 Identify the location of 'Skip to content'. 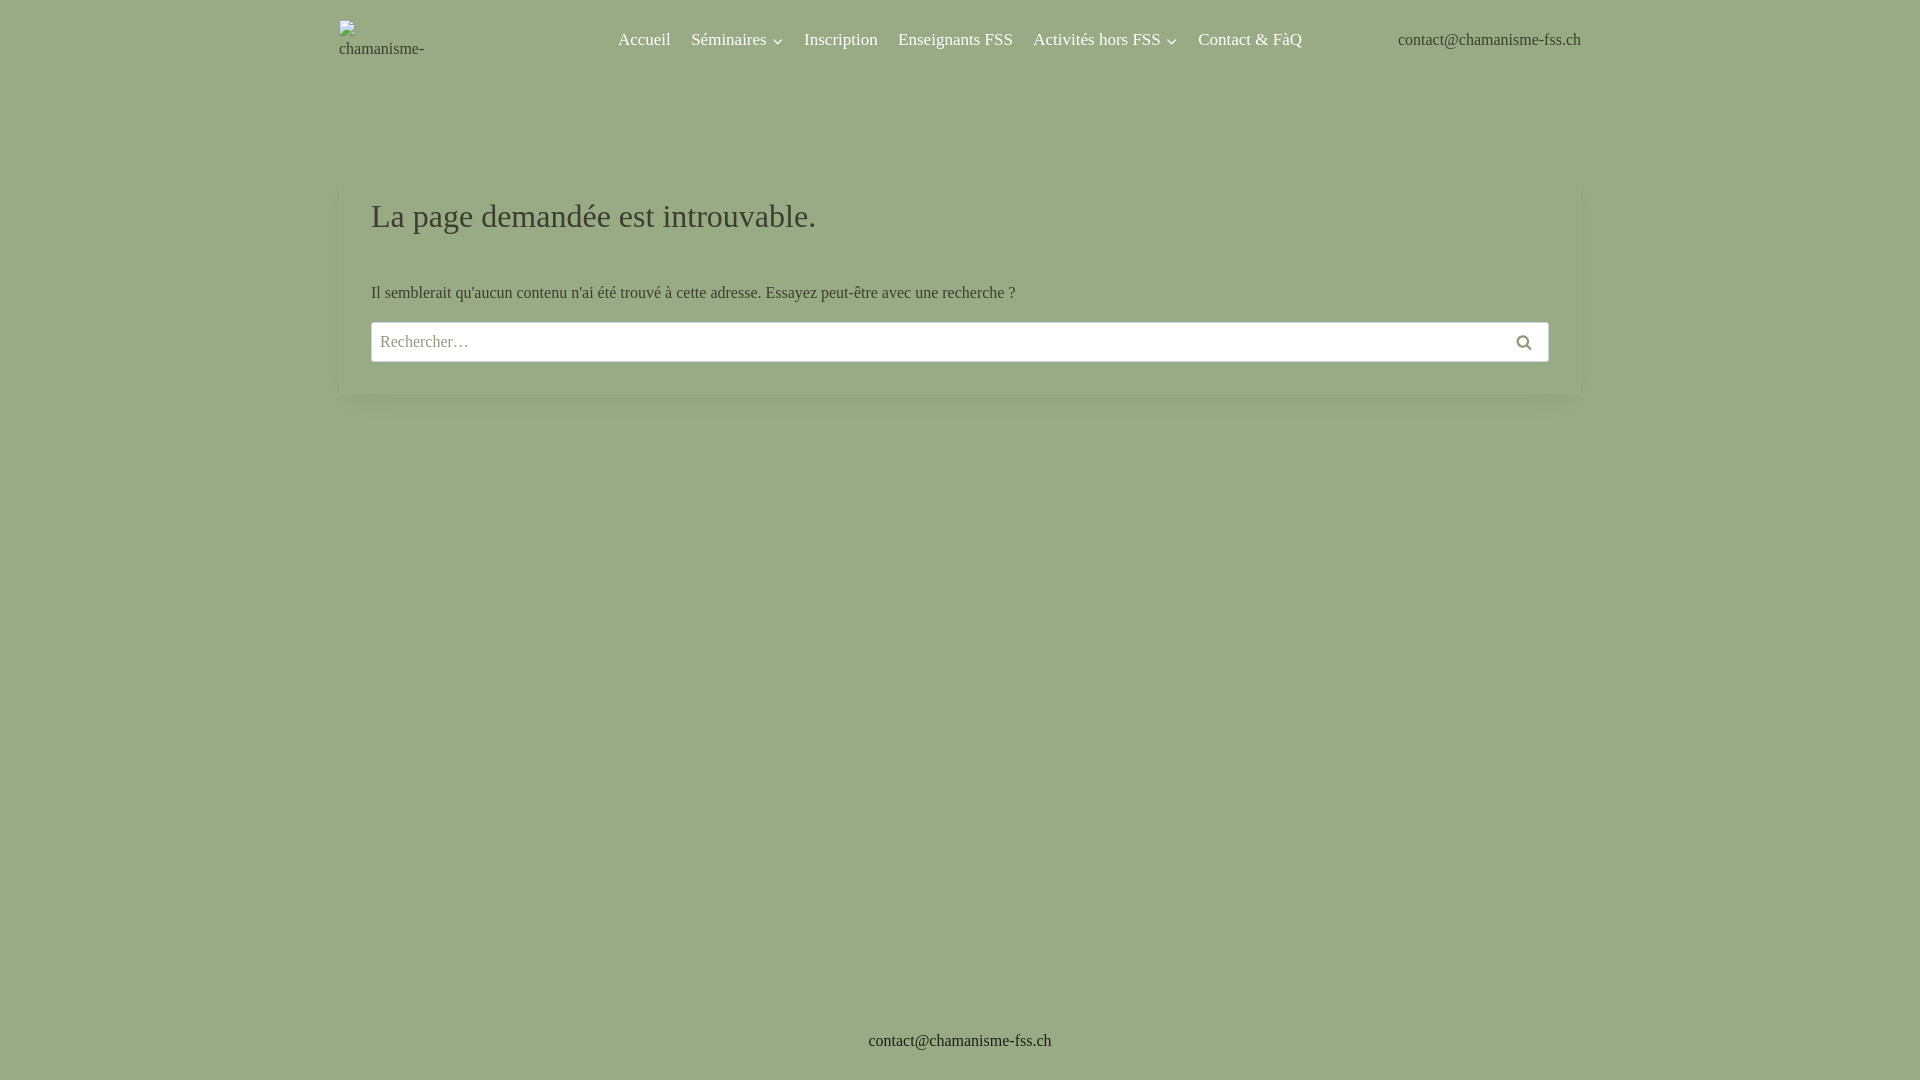
(0, 0).